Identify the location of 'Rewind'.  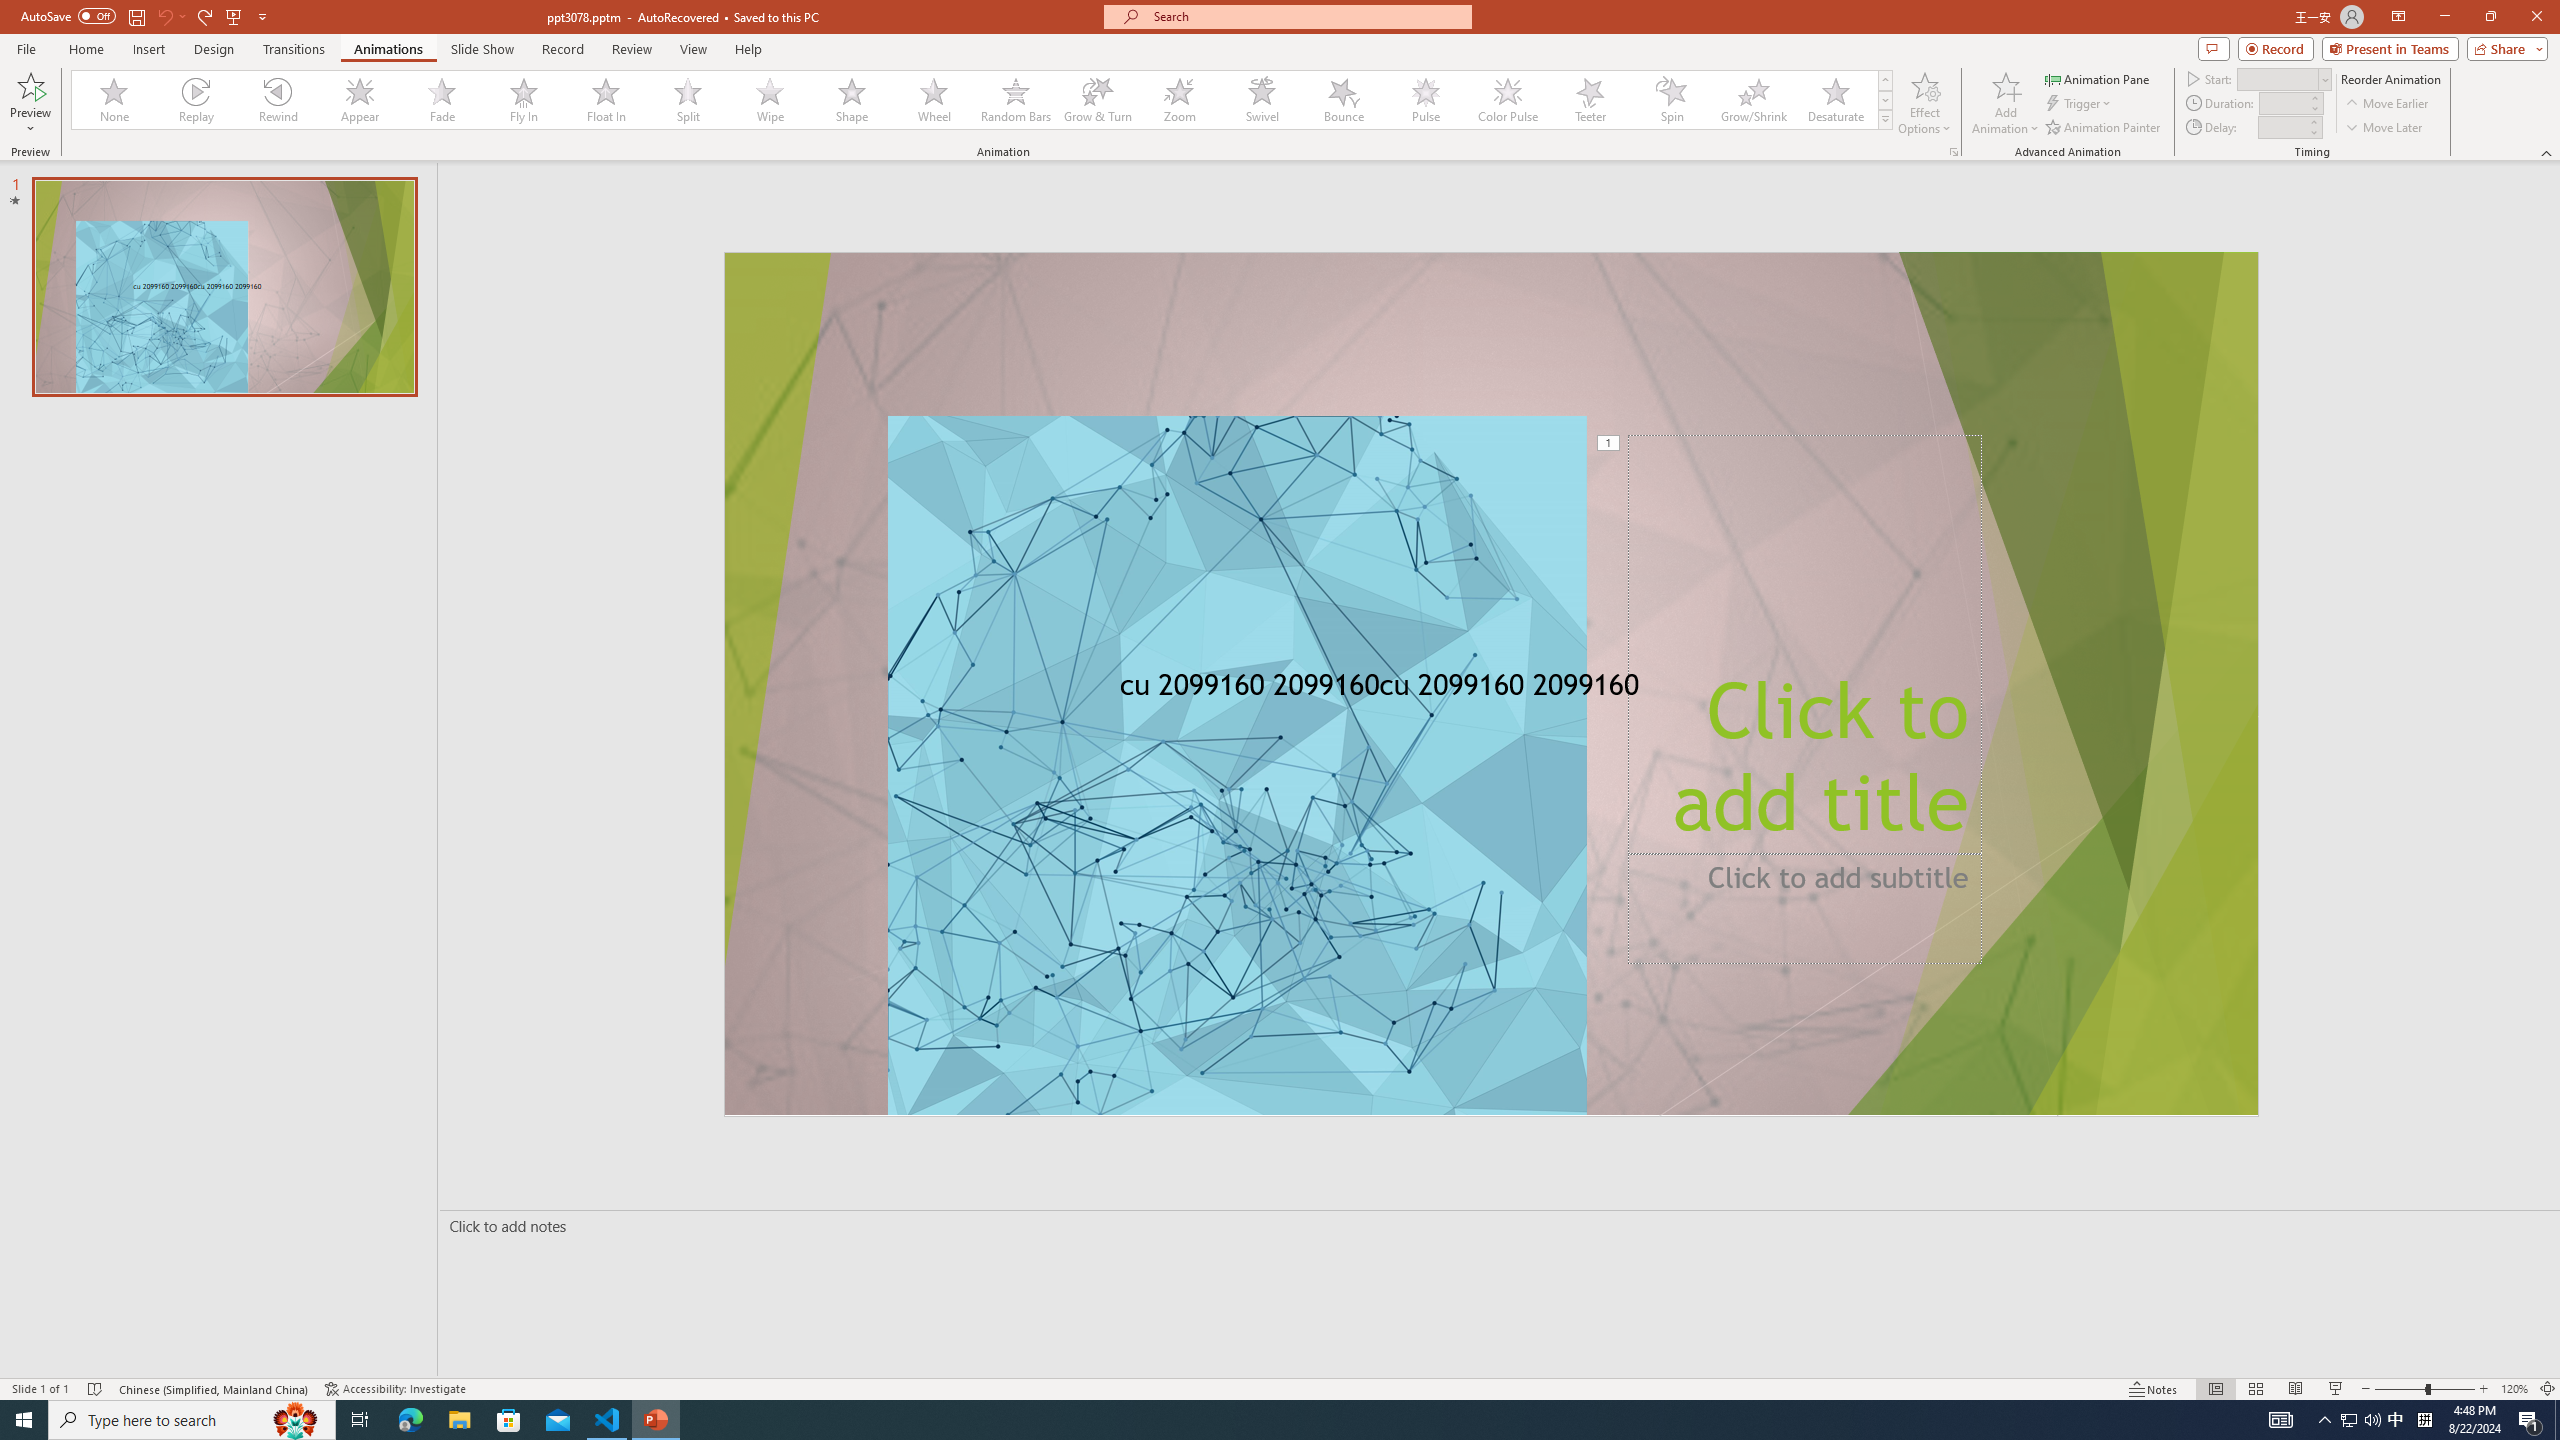
(278, 99).